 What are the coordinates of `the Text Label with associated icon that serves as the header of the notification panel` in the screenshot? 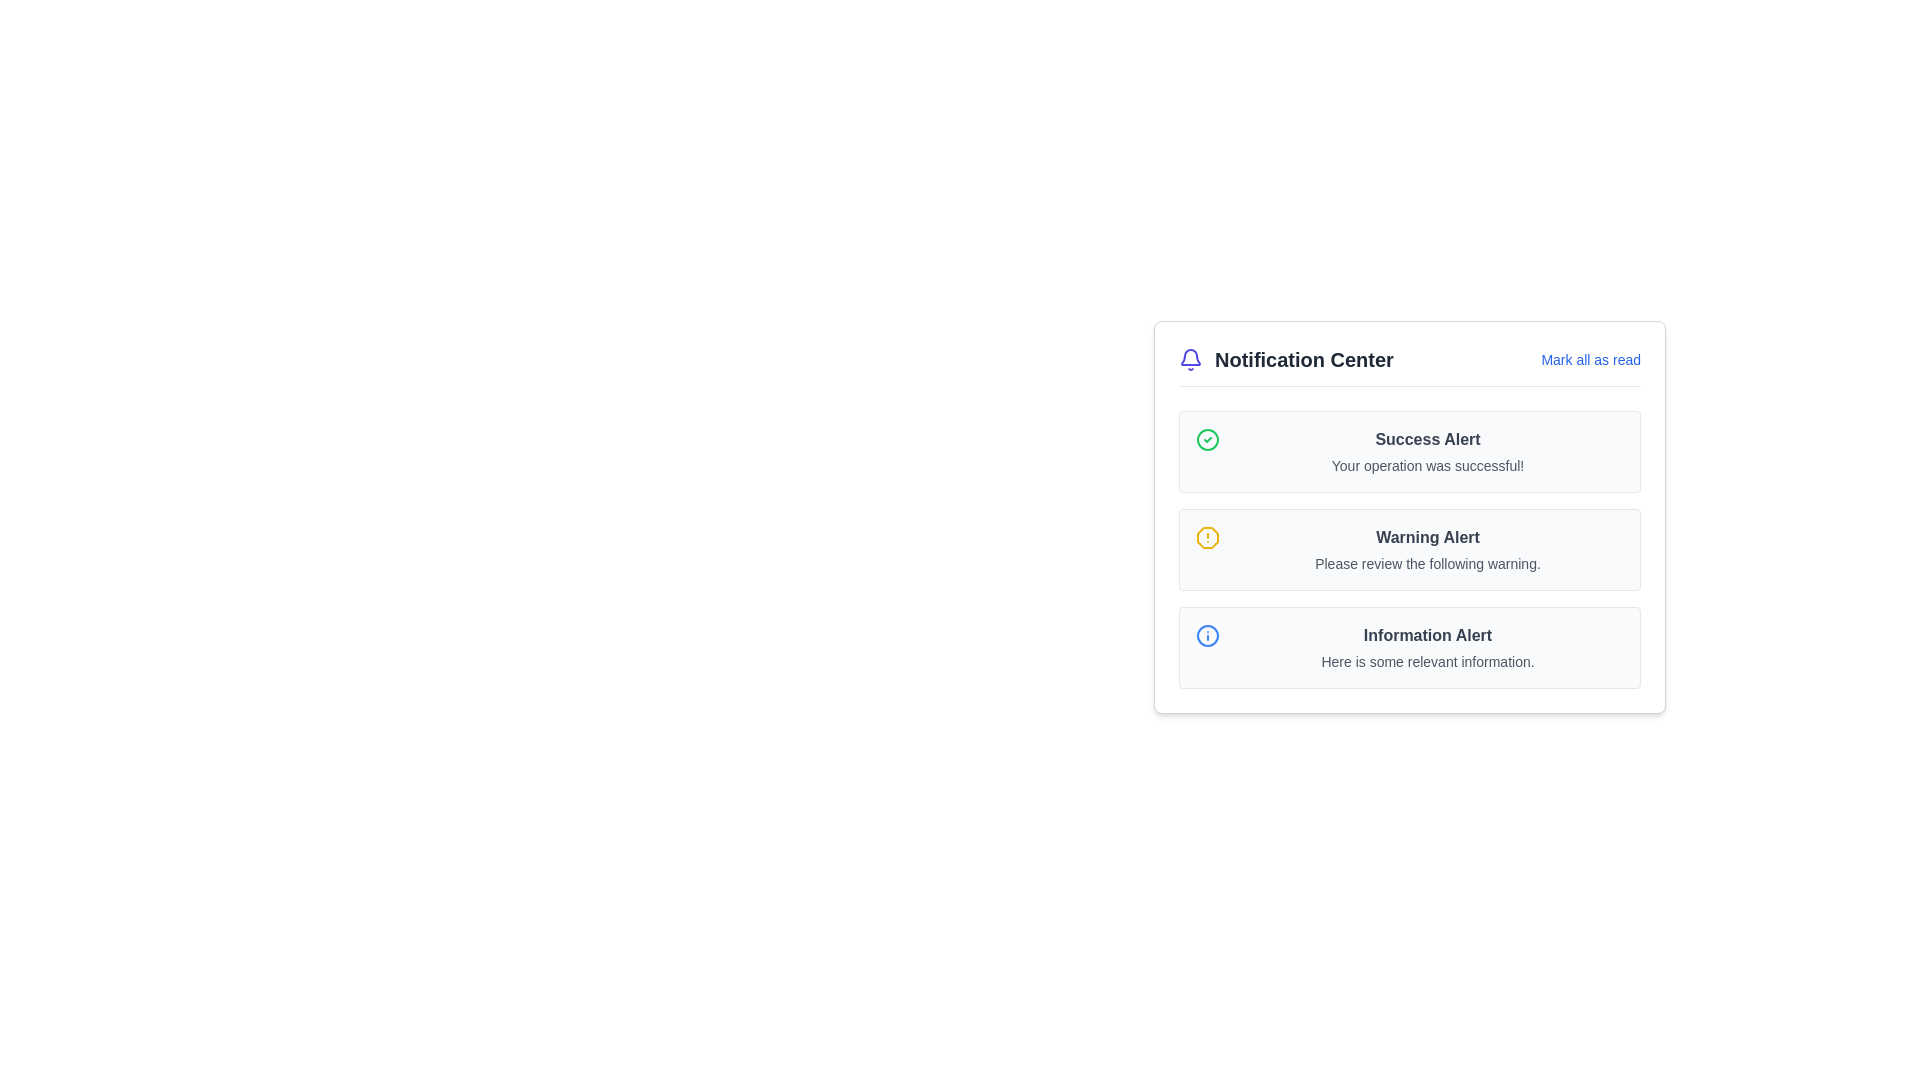 It's located at (1286, 358).